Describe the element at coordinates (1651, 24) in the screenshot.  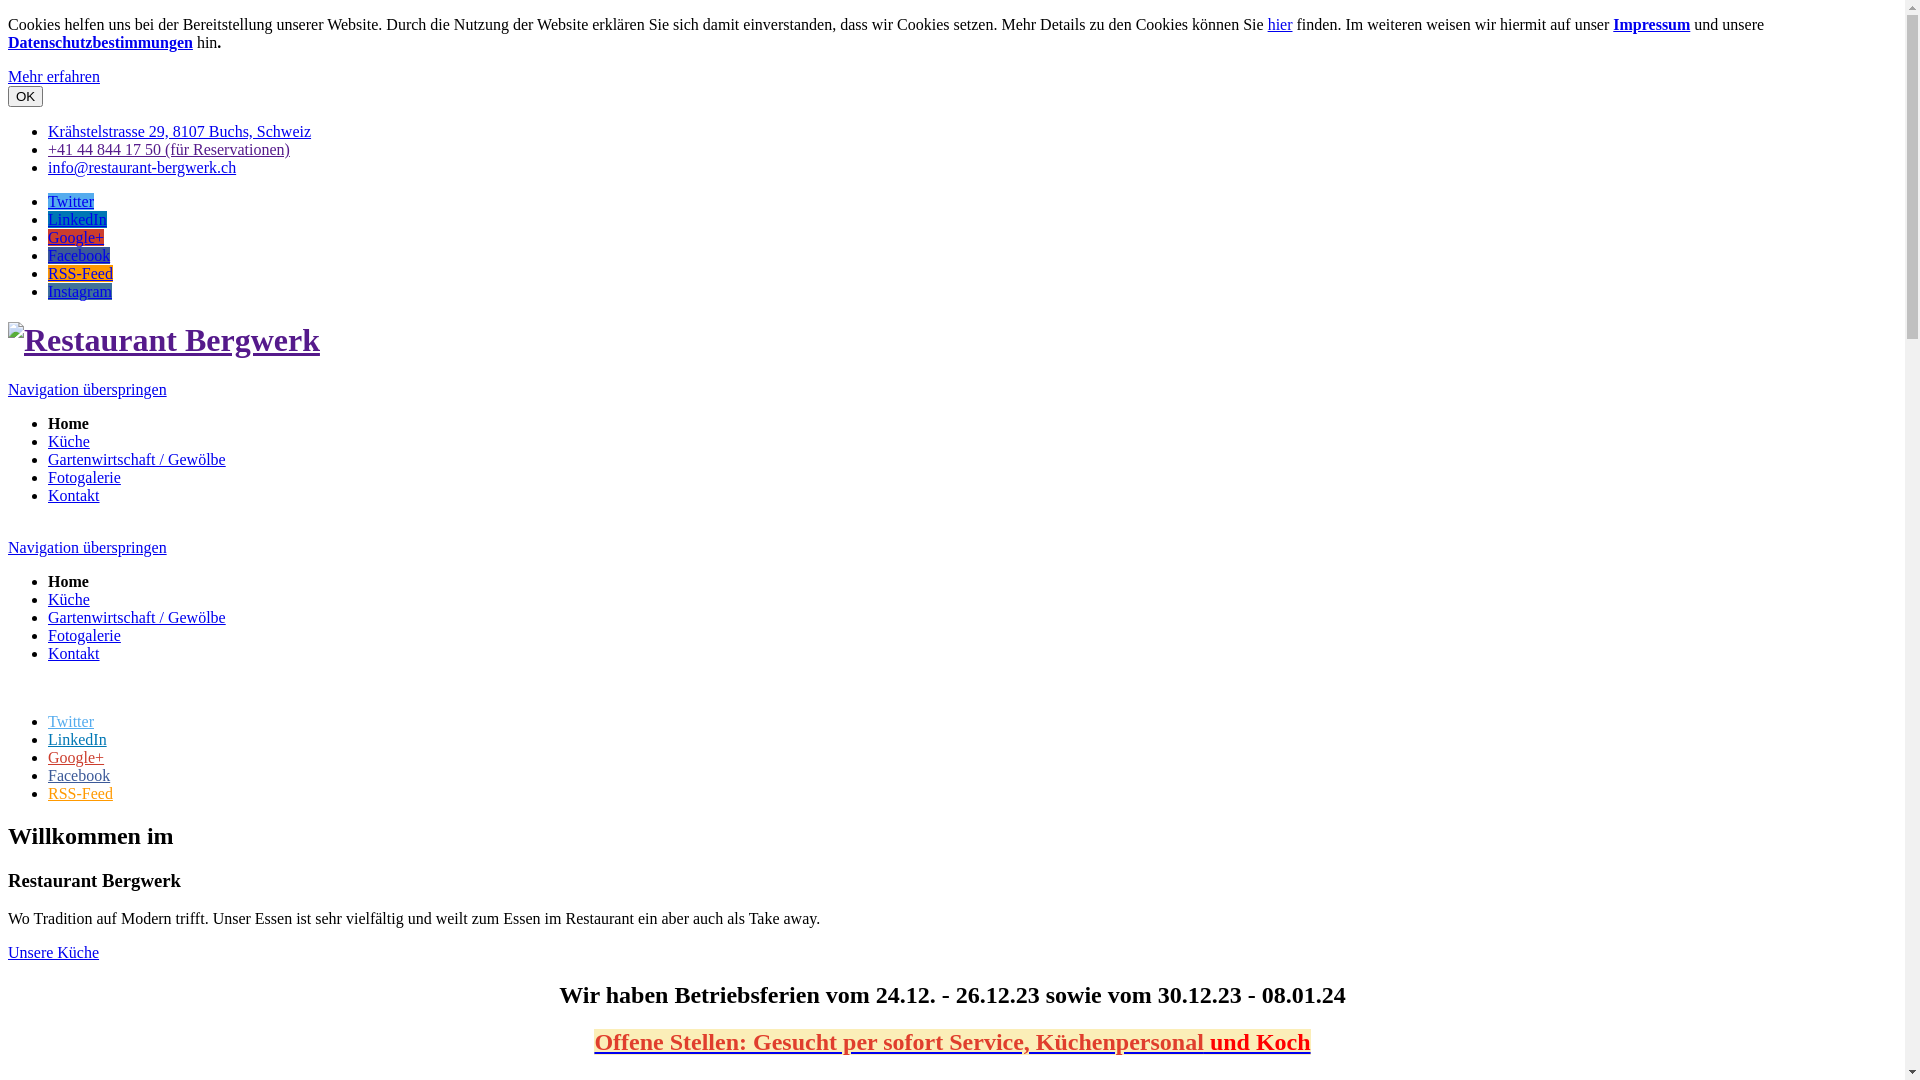
I see `'Impressum'` at that location.